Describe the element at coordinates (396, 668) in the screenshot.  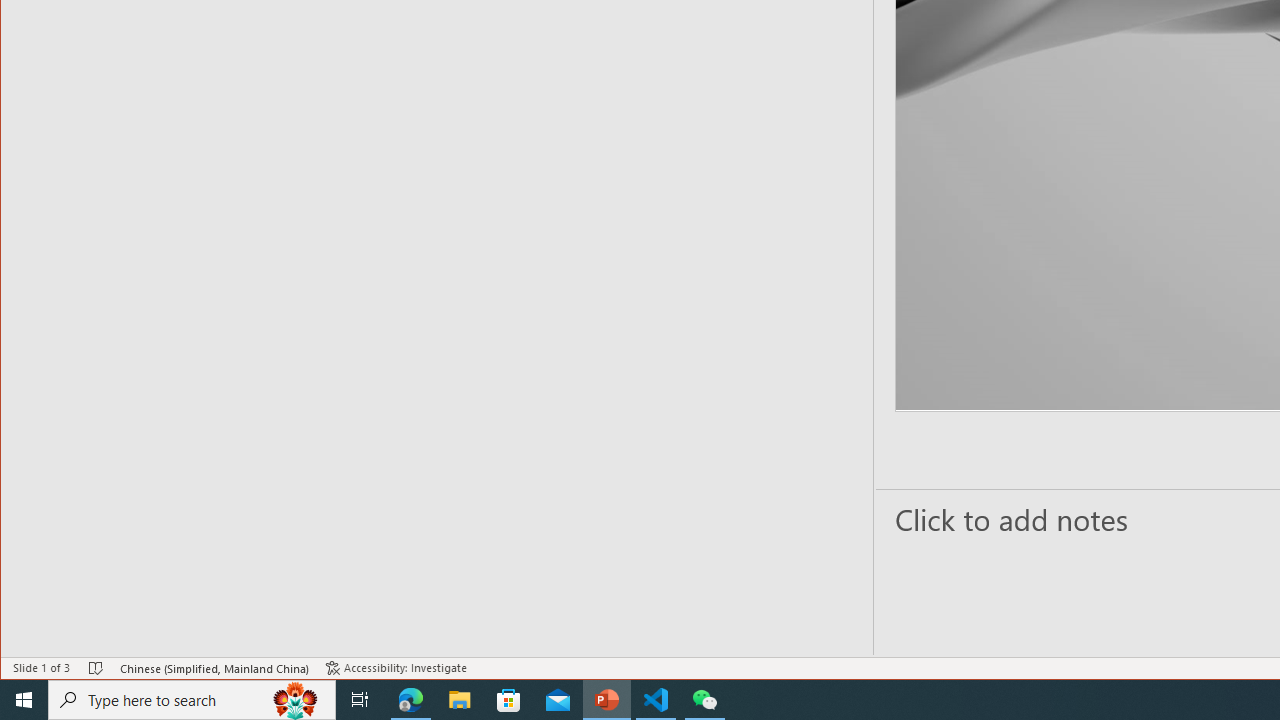
I see `'Accessibility Checker Accessibility: Investigate'` at that location.